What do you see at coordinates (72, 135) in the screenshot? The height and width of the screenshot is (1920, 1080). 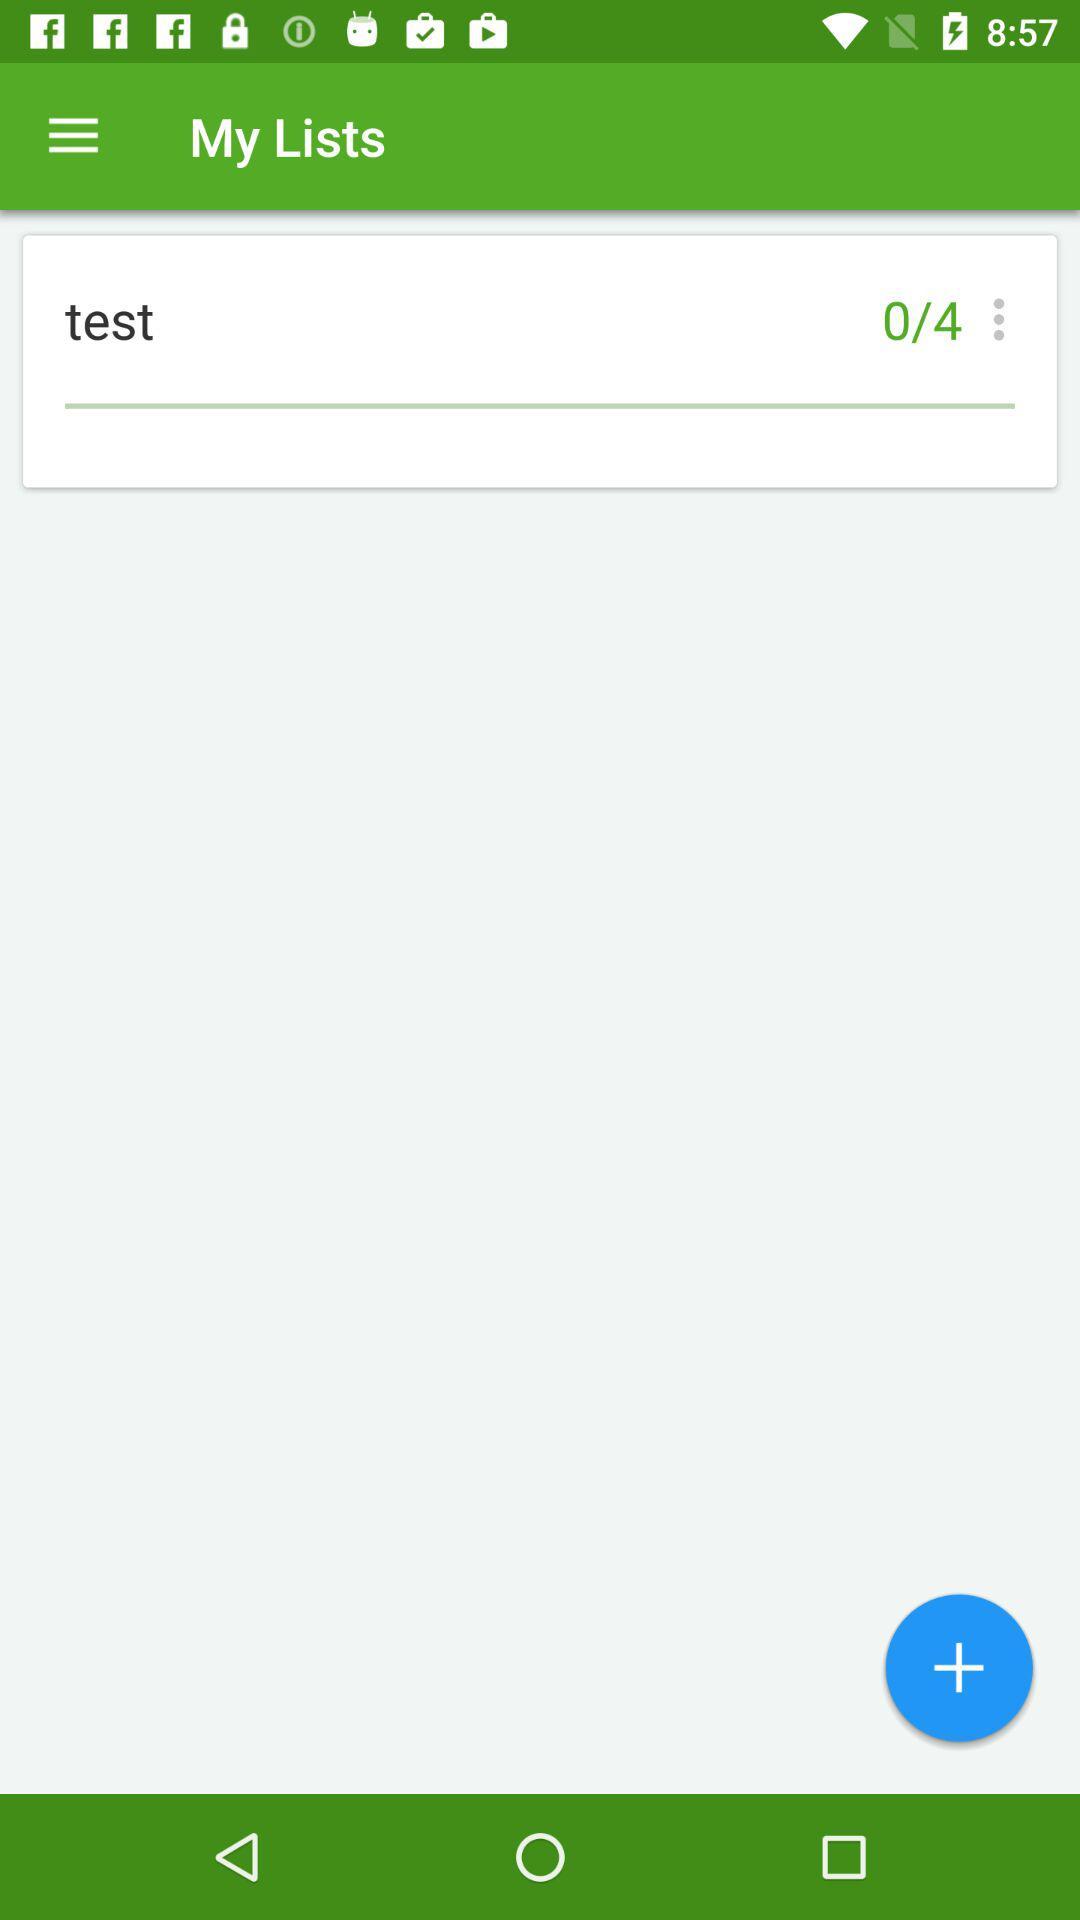 I see `item above test icon` at bounding box center [72, 135].